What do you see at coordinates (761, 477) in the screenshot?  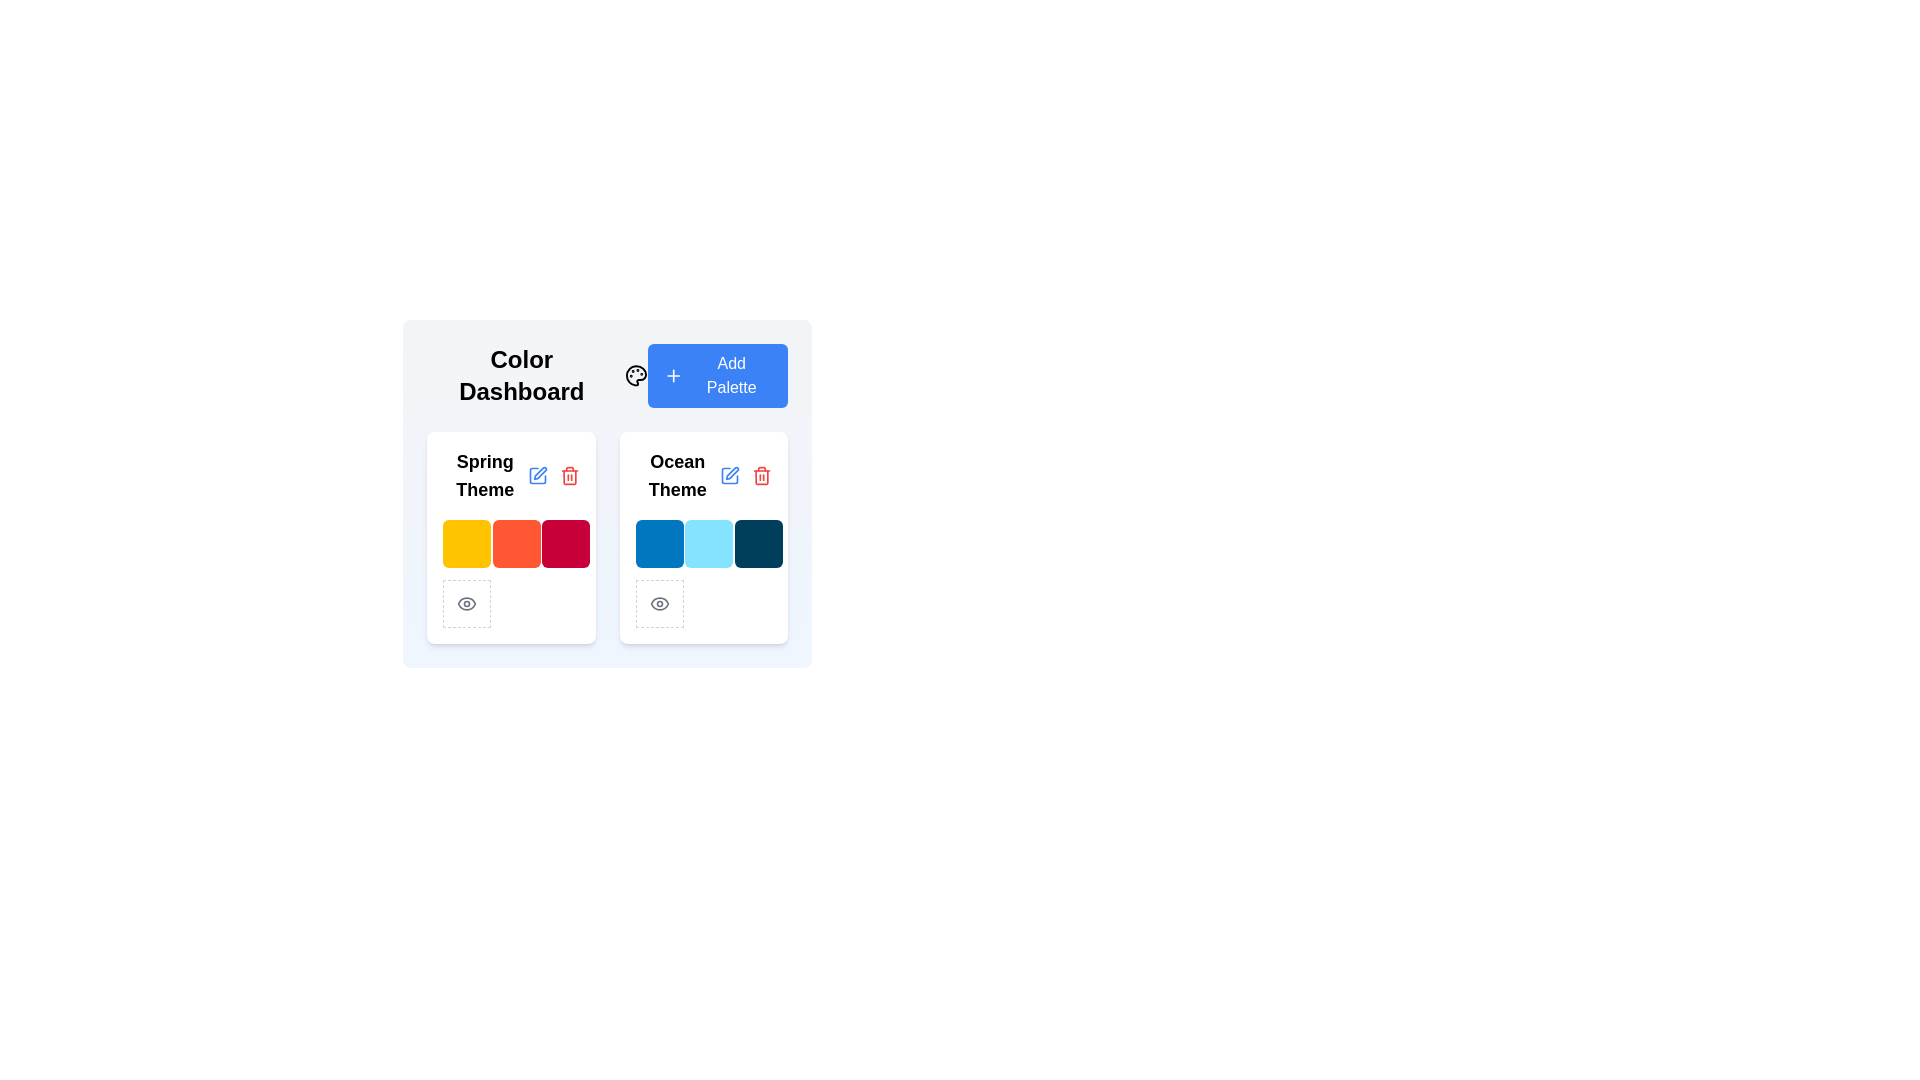 I see `the trash can icon fragment located at the top-right area of the interface, adjacent to the 'Ocean Theme' card` at bounding box center [761, 477].